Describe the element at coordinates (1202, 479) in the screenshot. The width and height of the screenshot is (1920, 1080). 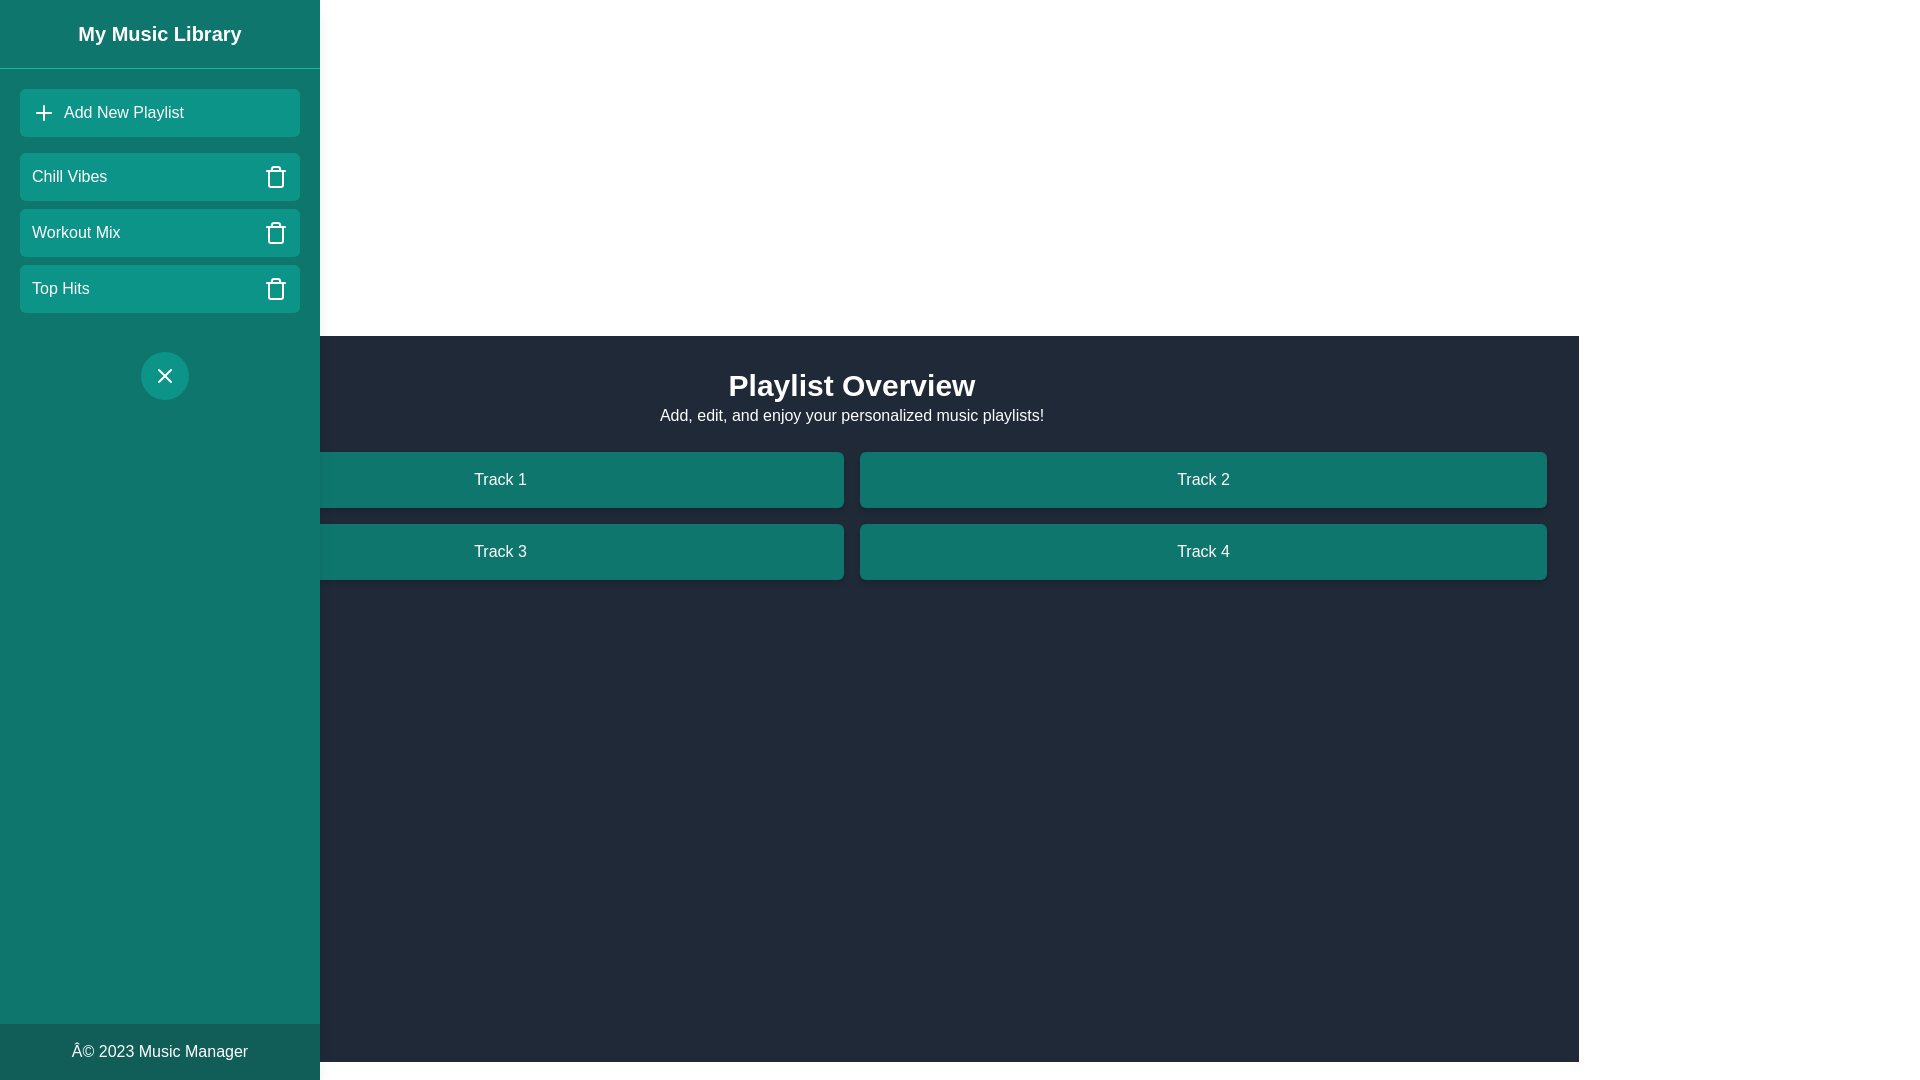
I see `the 'Track 2' button located in the Playlist Overview section, positioned in the top-right quadrant of a 2x2 grid layout` at that location.